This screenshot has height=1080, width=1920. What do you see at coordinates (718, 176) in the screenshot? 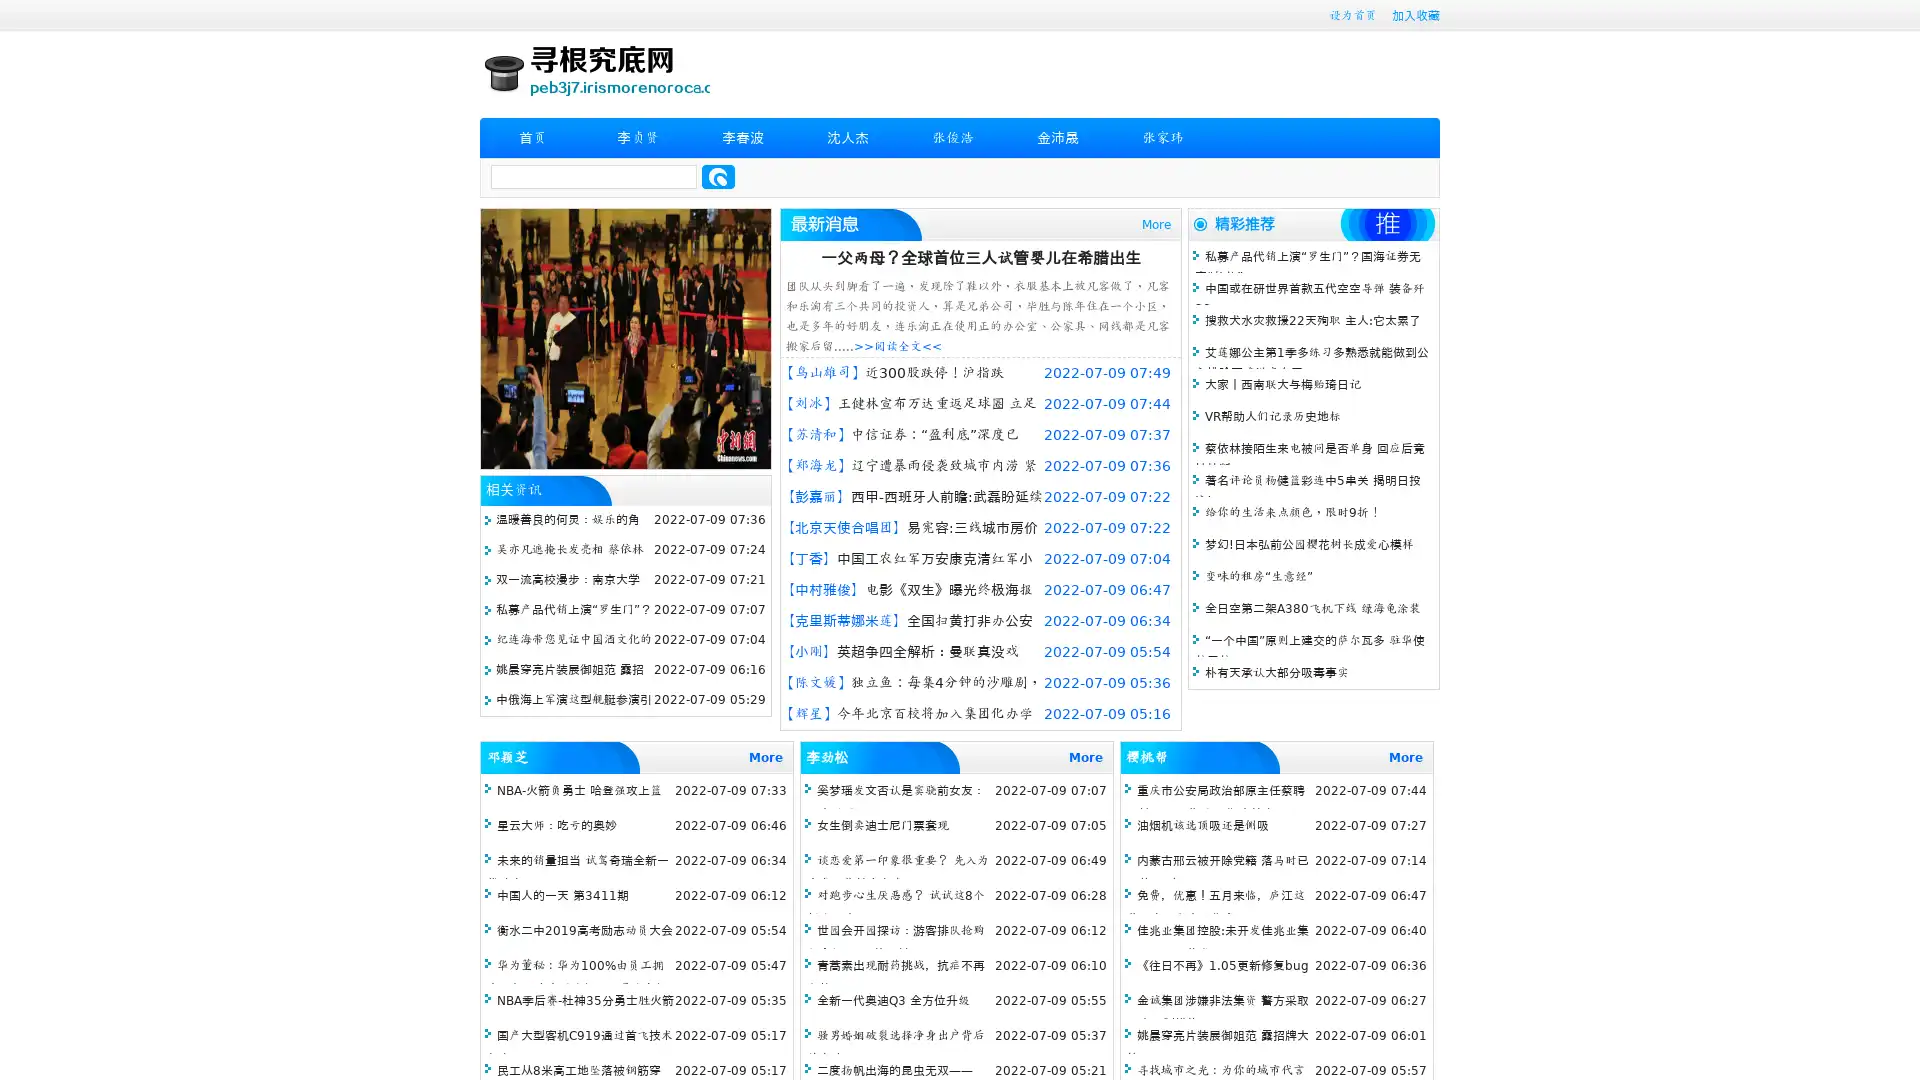
I see `Search` at bounding box center [718, 176].